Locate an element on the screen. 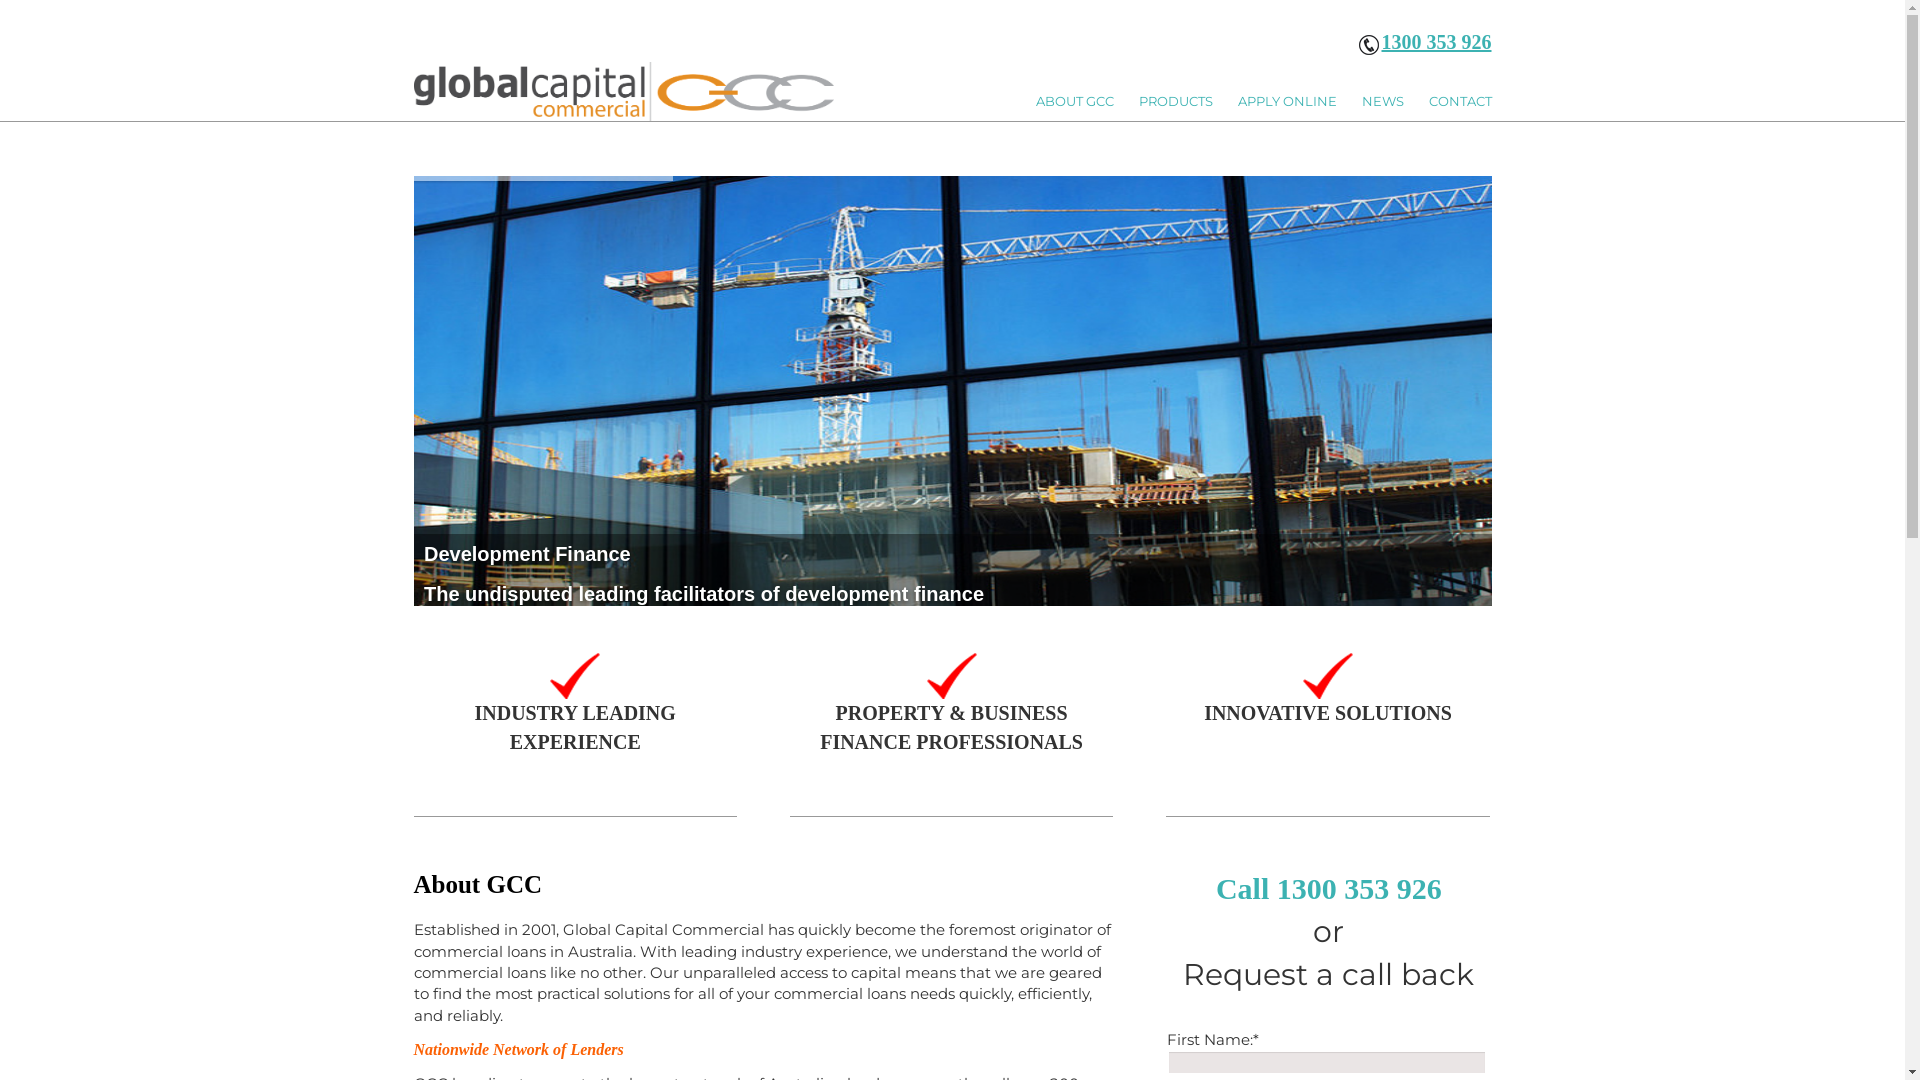 This screenshot has width=1920, height=1080. 'APPLY ONLINE' is located at coordinates (1237, 100).